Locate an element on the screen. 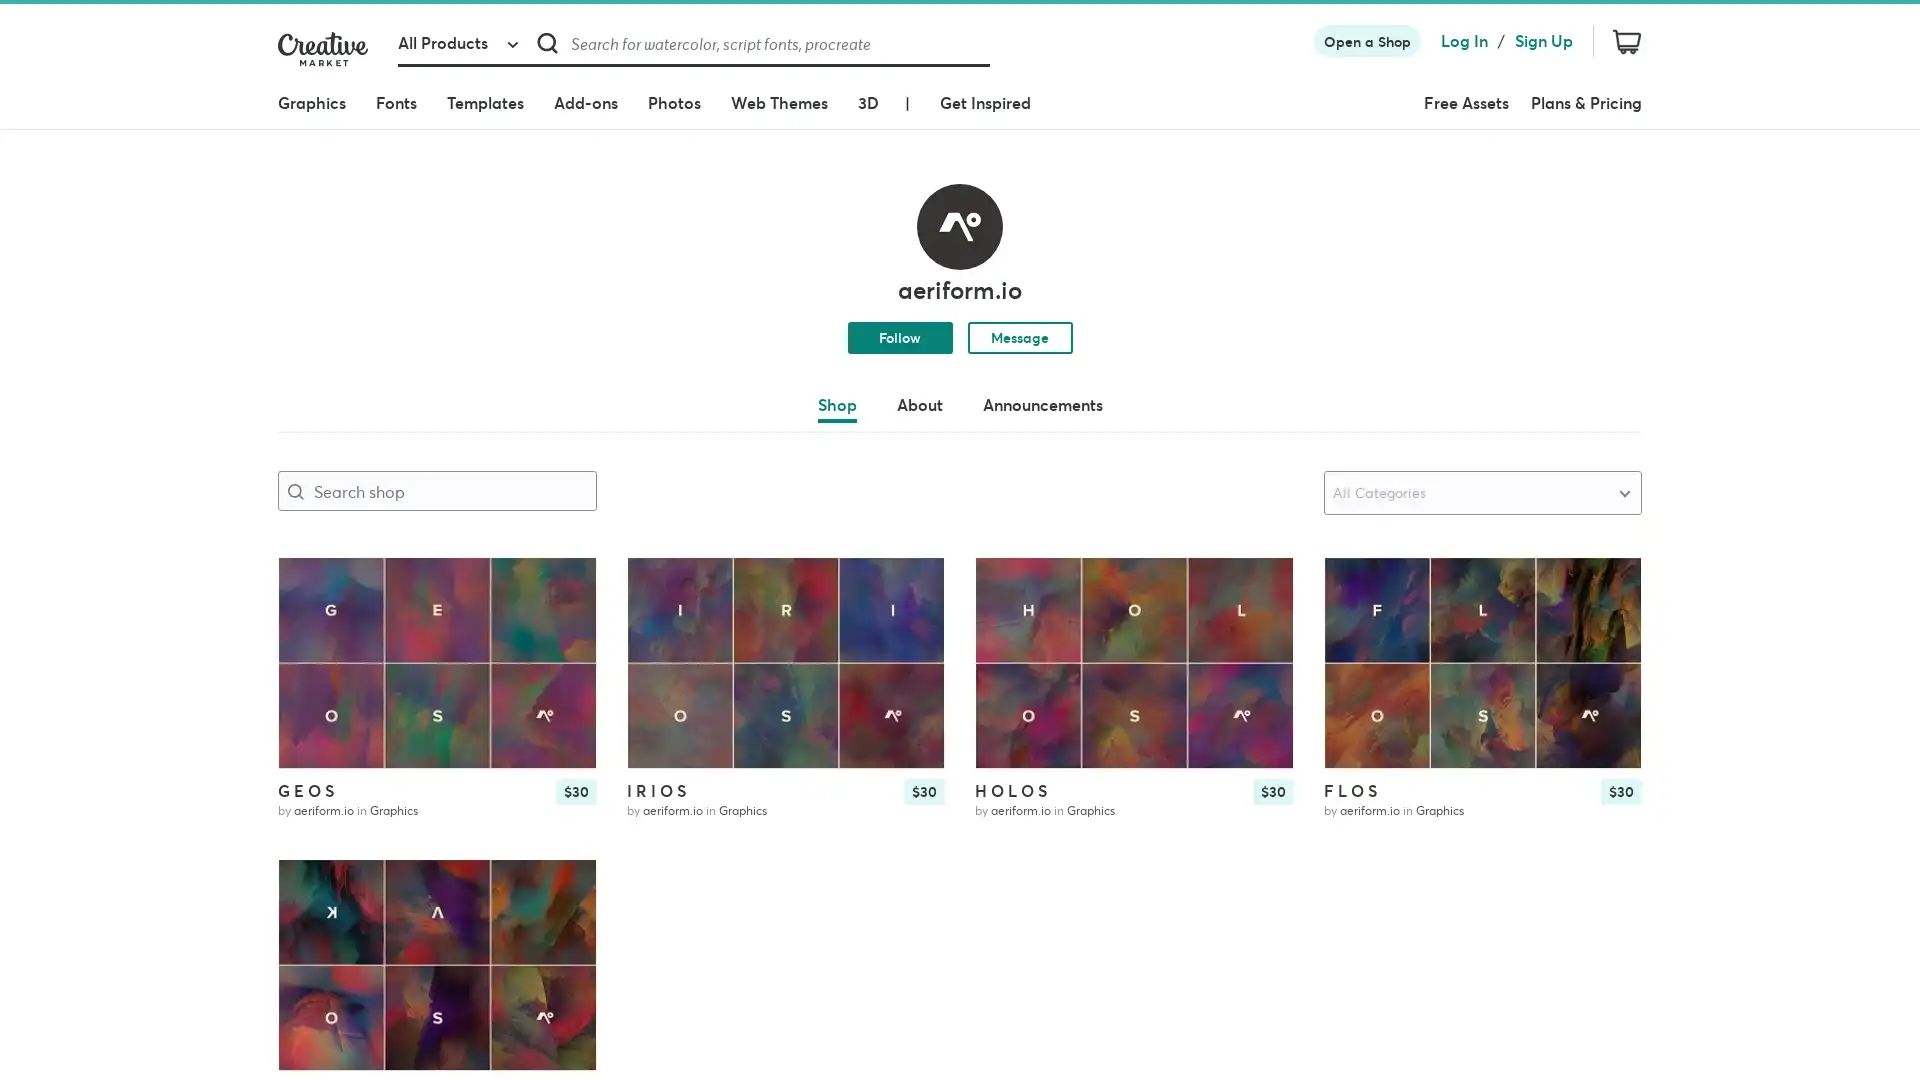 This screenshot has width=1920, height=1080. Save is located at coordinates (911, 618).